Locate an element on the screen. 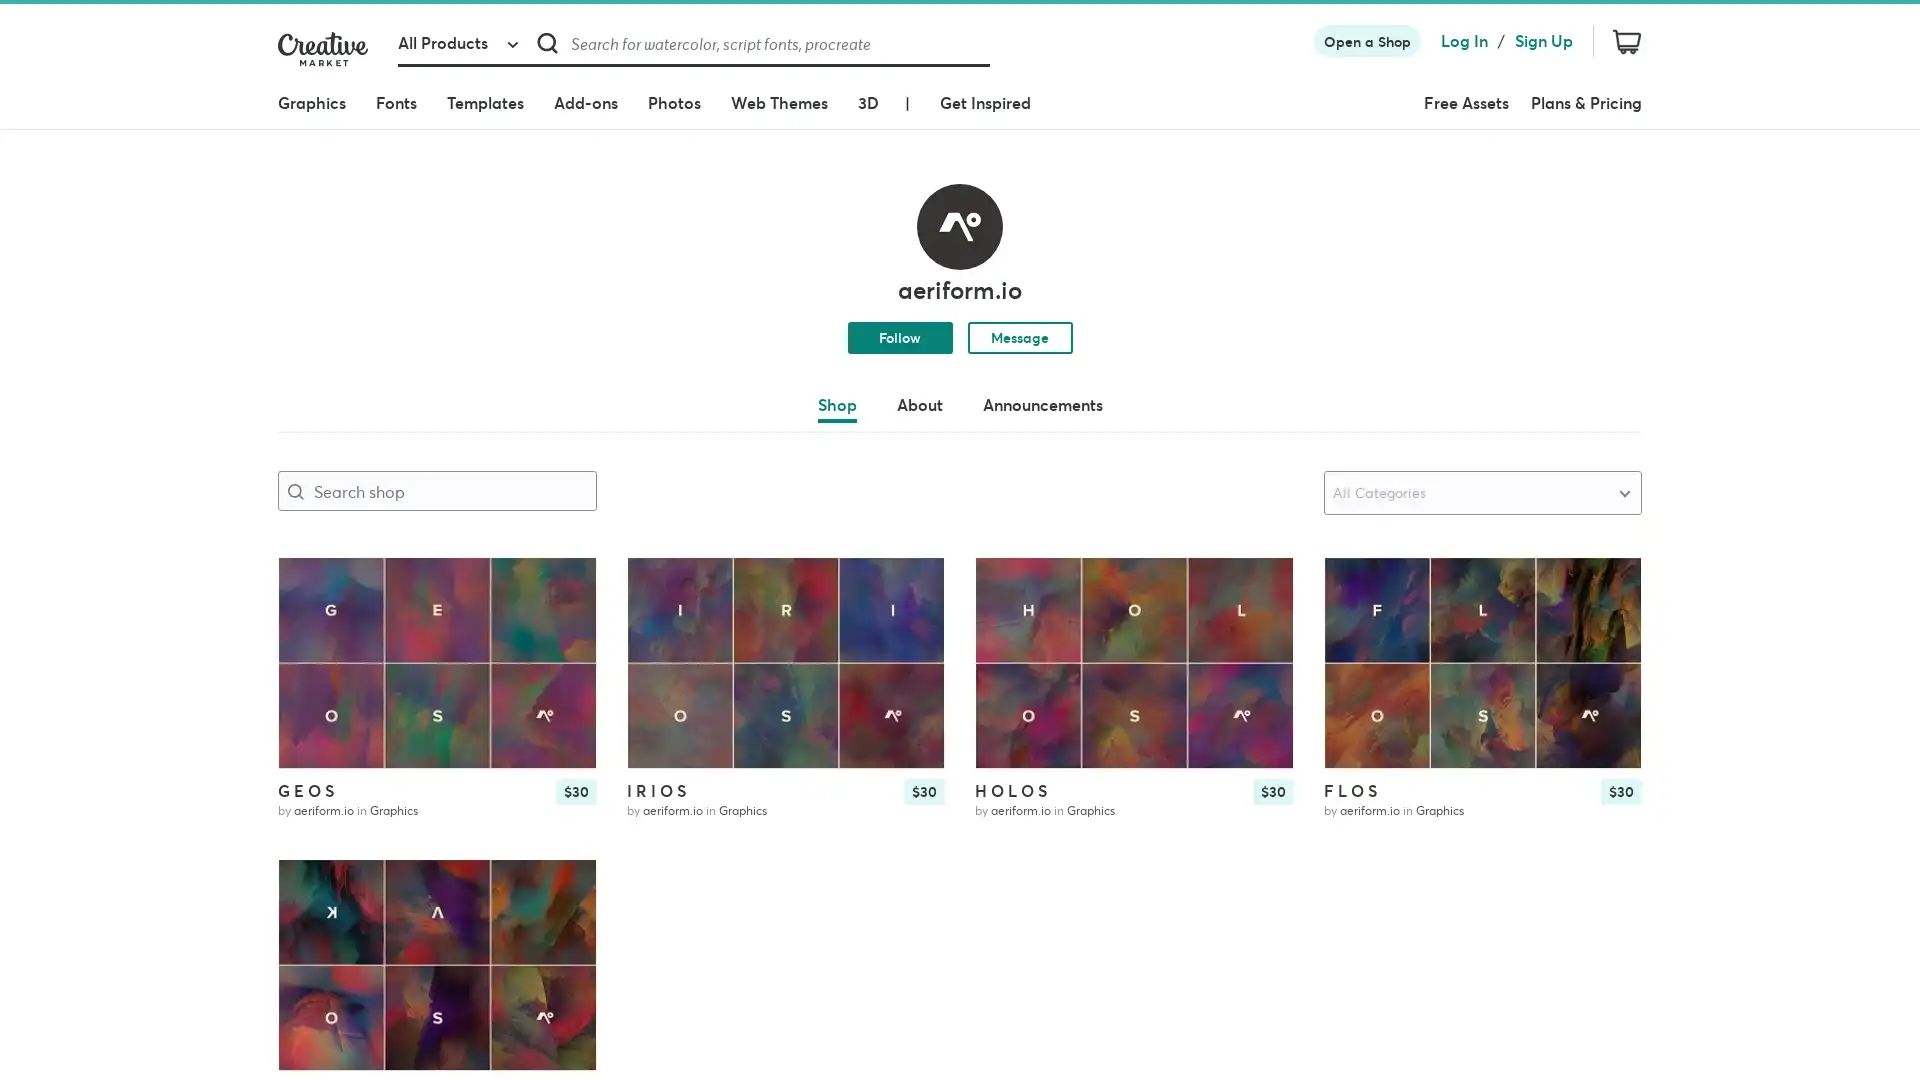 This screenshot has width=1920, height=1080. Save is located at coordinates (911, 618).